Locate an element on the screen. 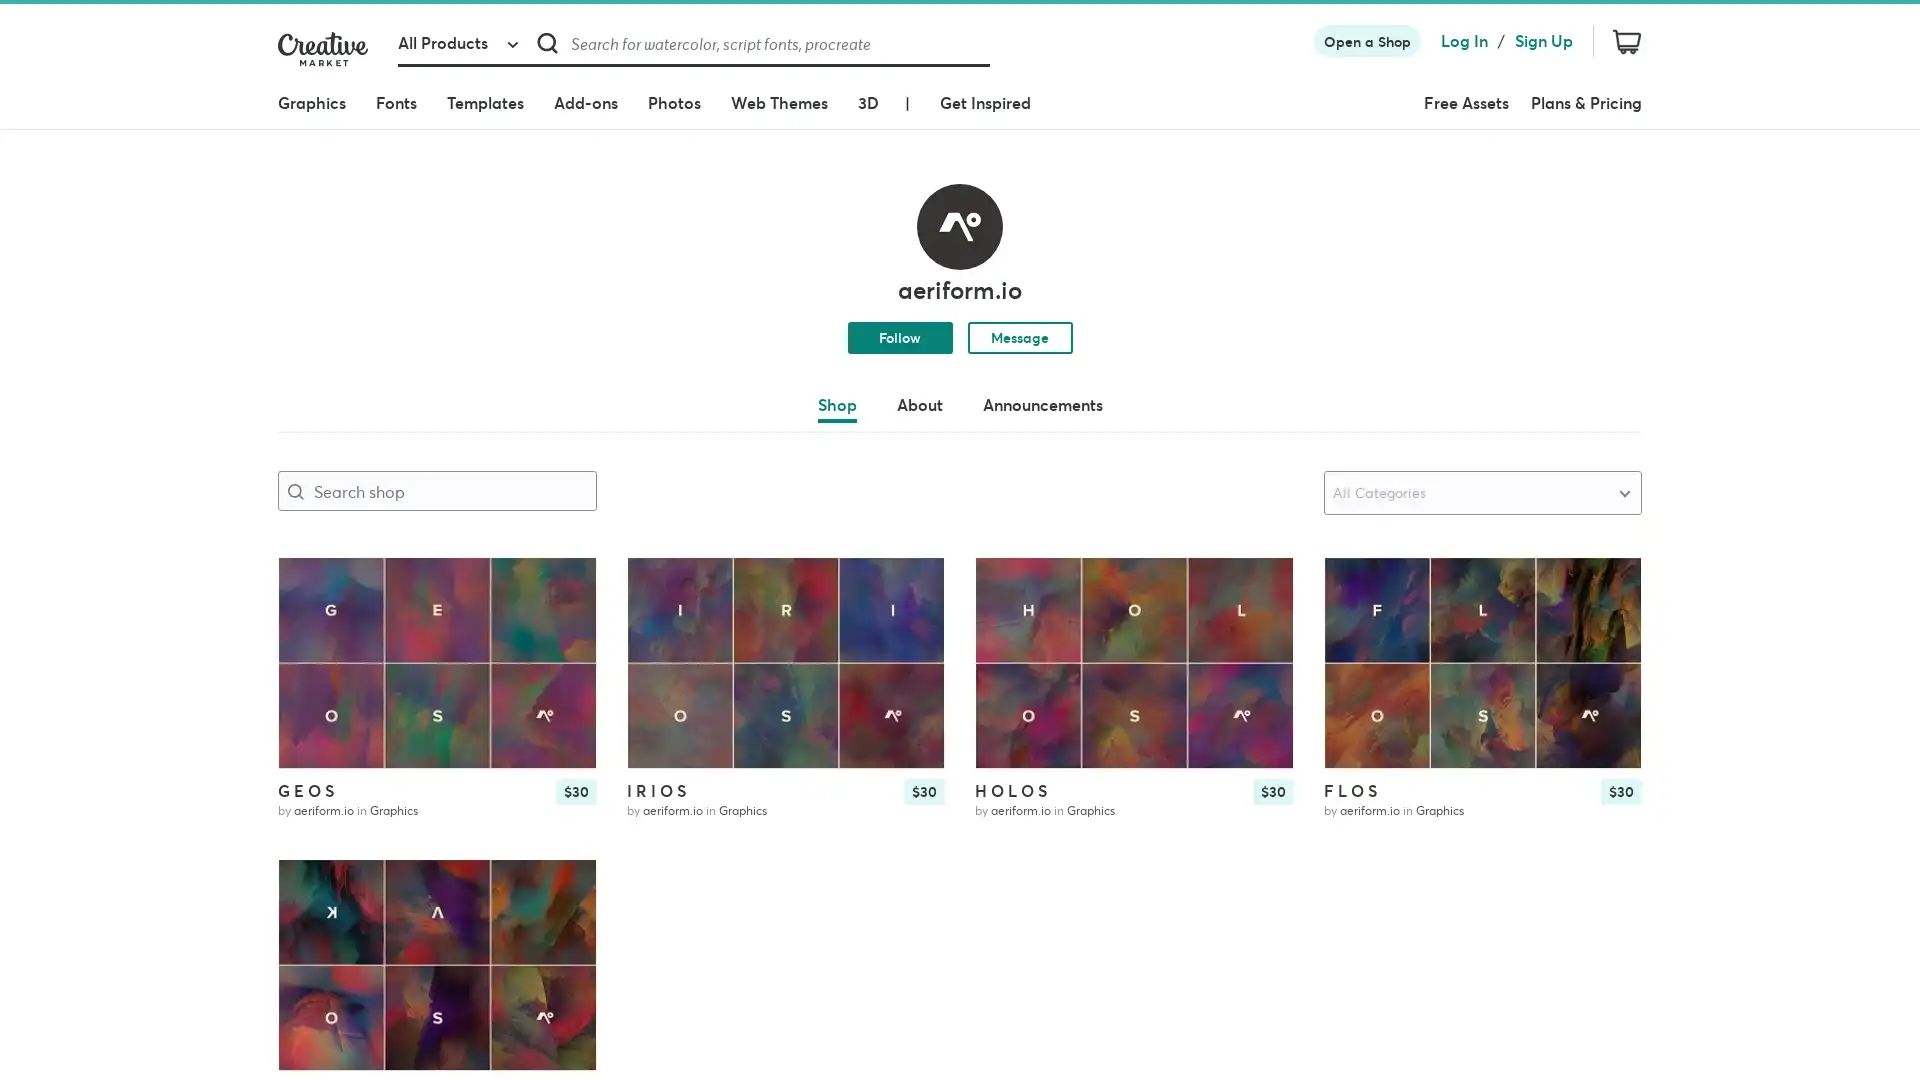 This screenshot has width=1920, height=1080. Save is located at coordinates (911, 618).